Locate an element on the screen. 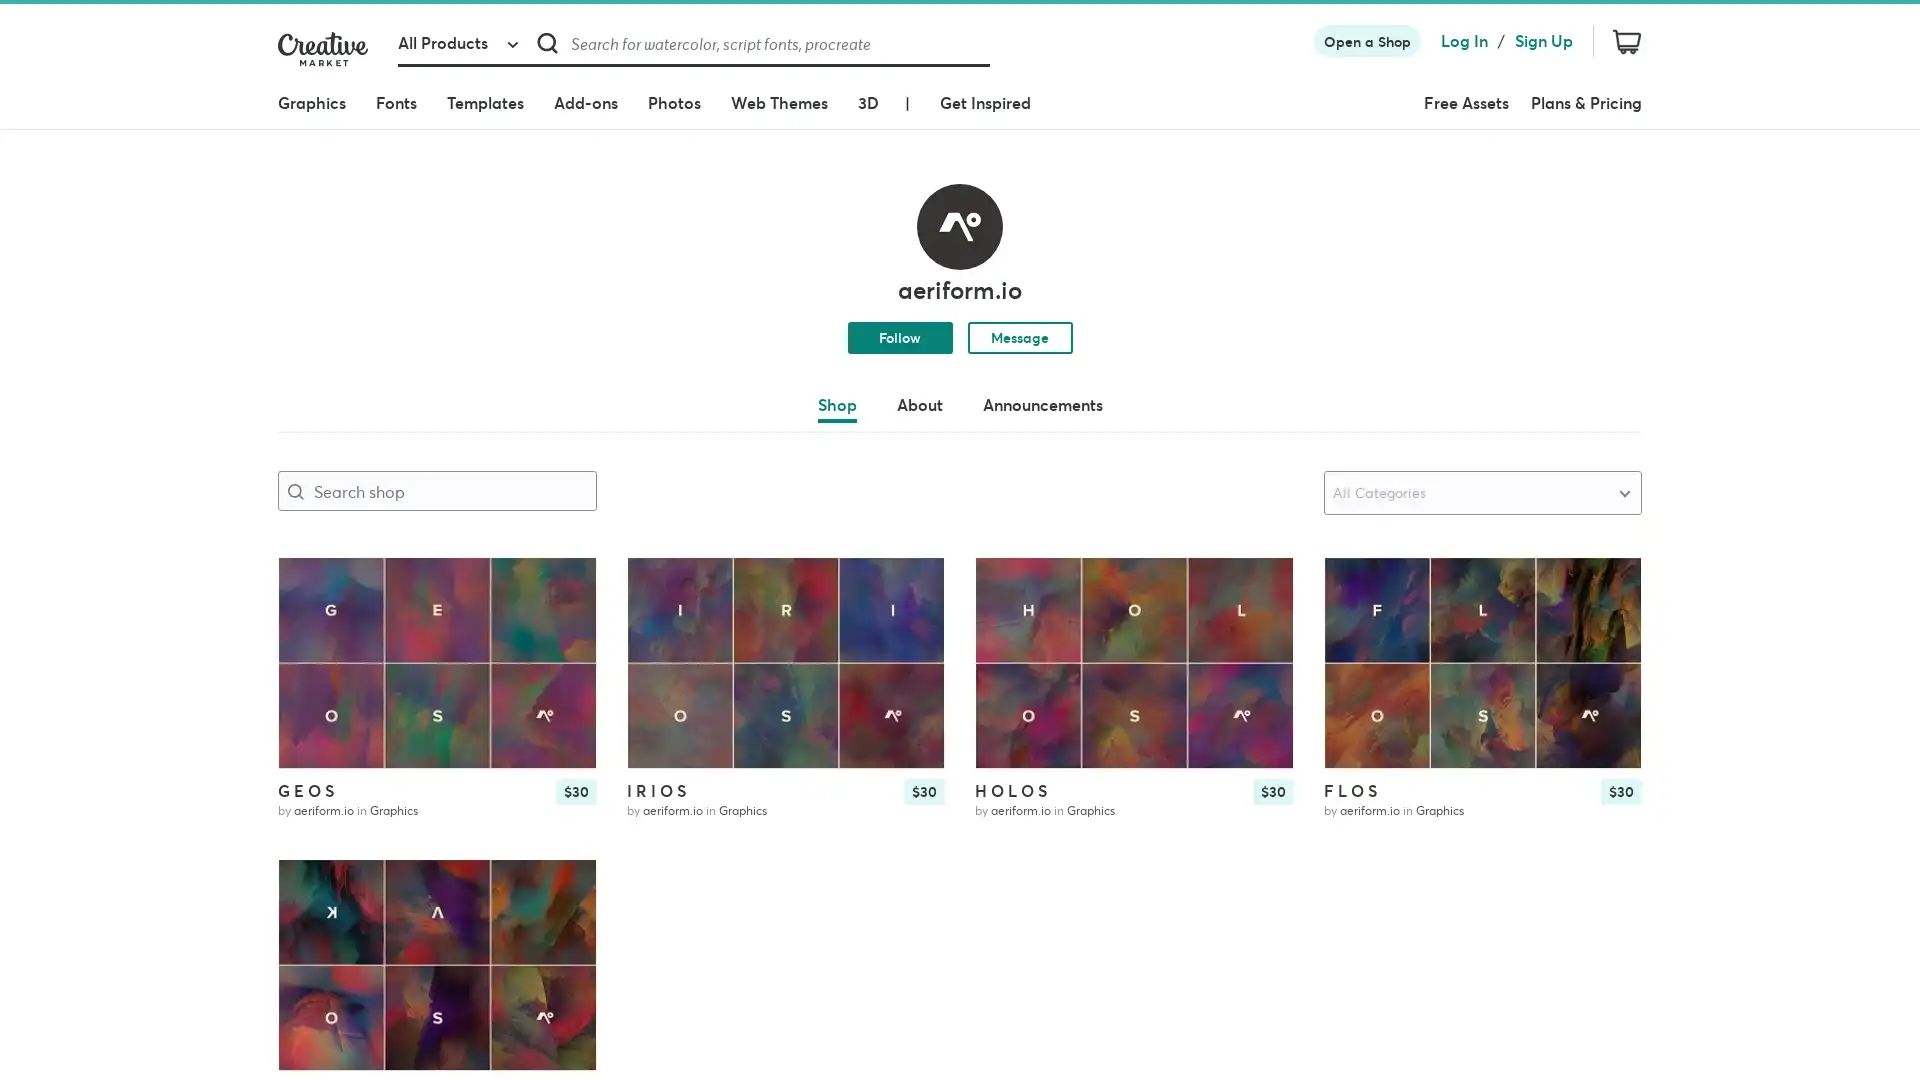 This screenshot has width=1920, height=1080. Save is located at coordinates (911, 618).